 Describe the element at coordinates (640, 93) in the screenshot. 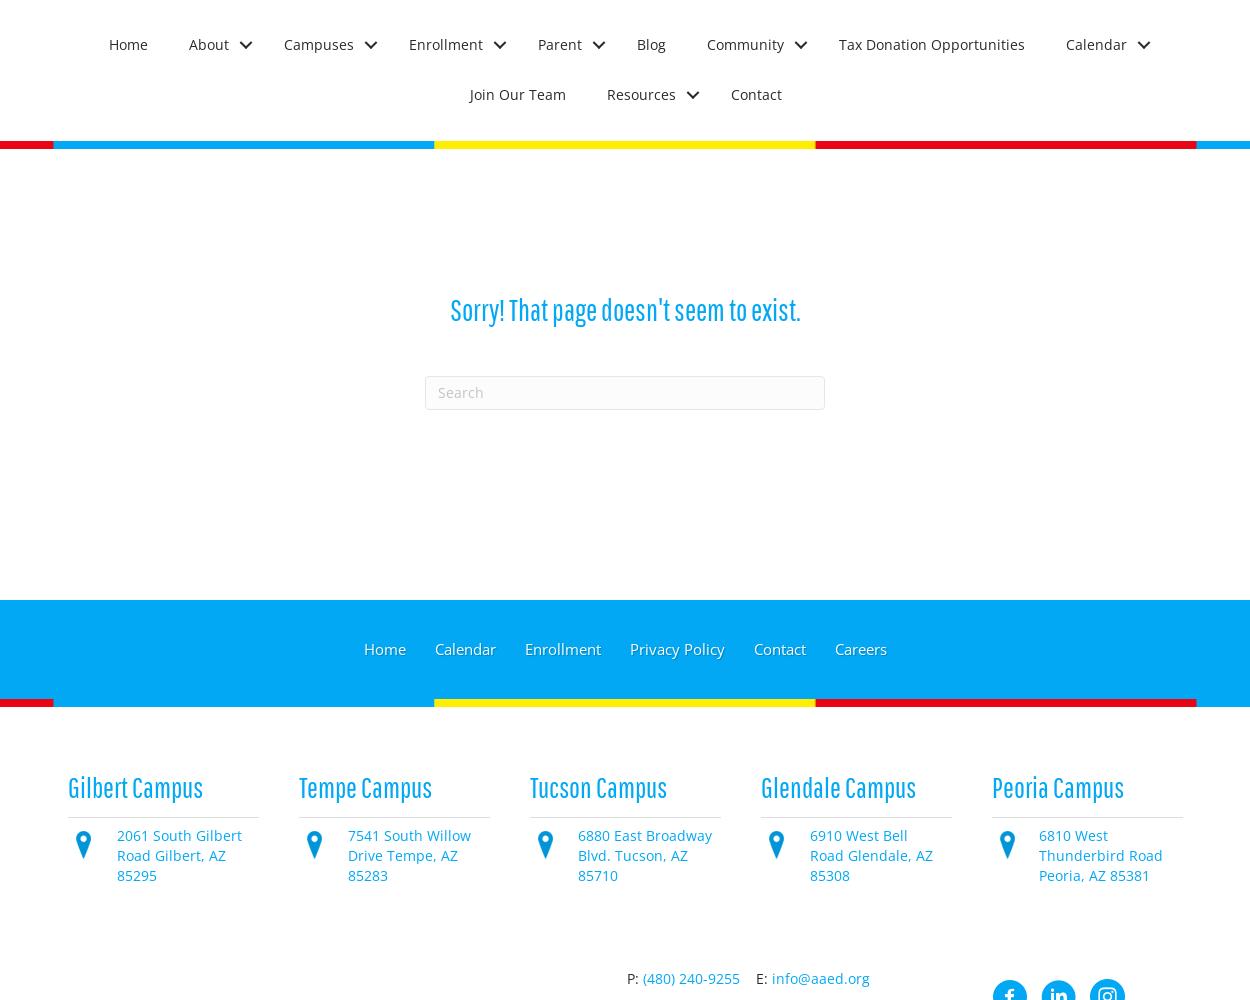

I see `'Resources'` at that location.